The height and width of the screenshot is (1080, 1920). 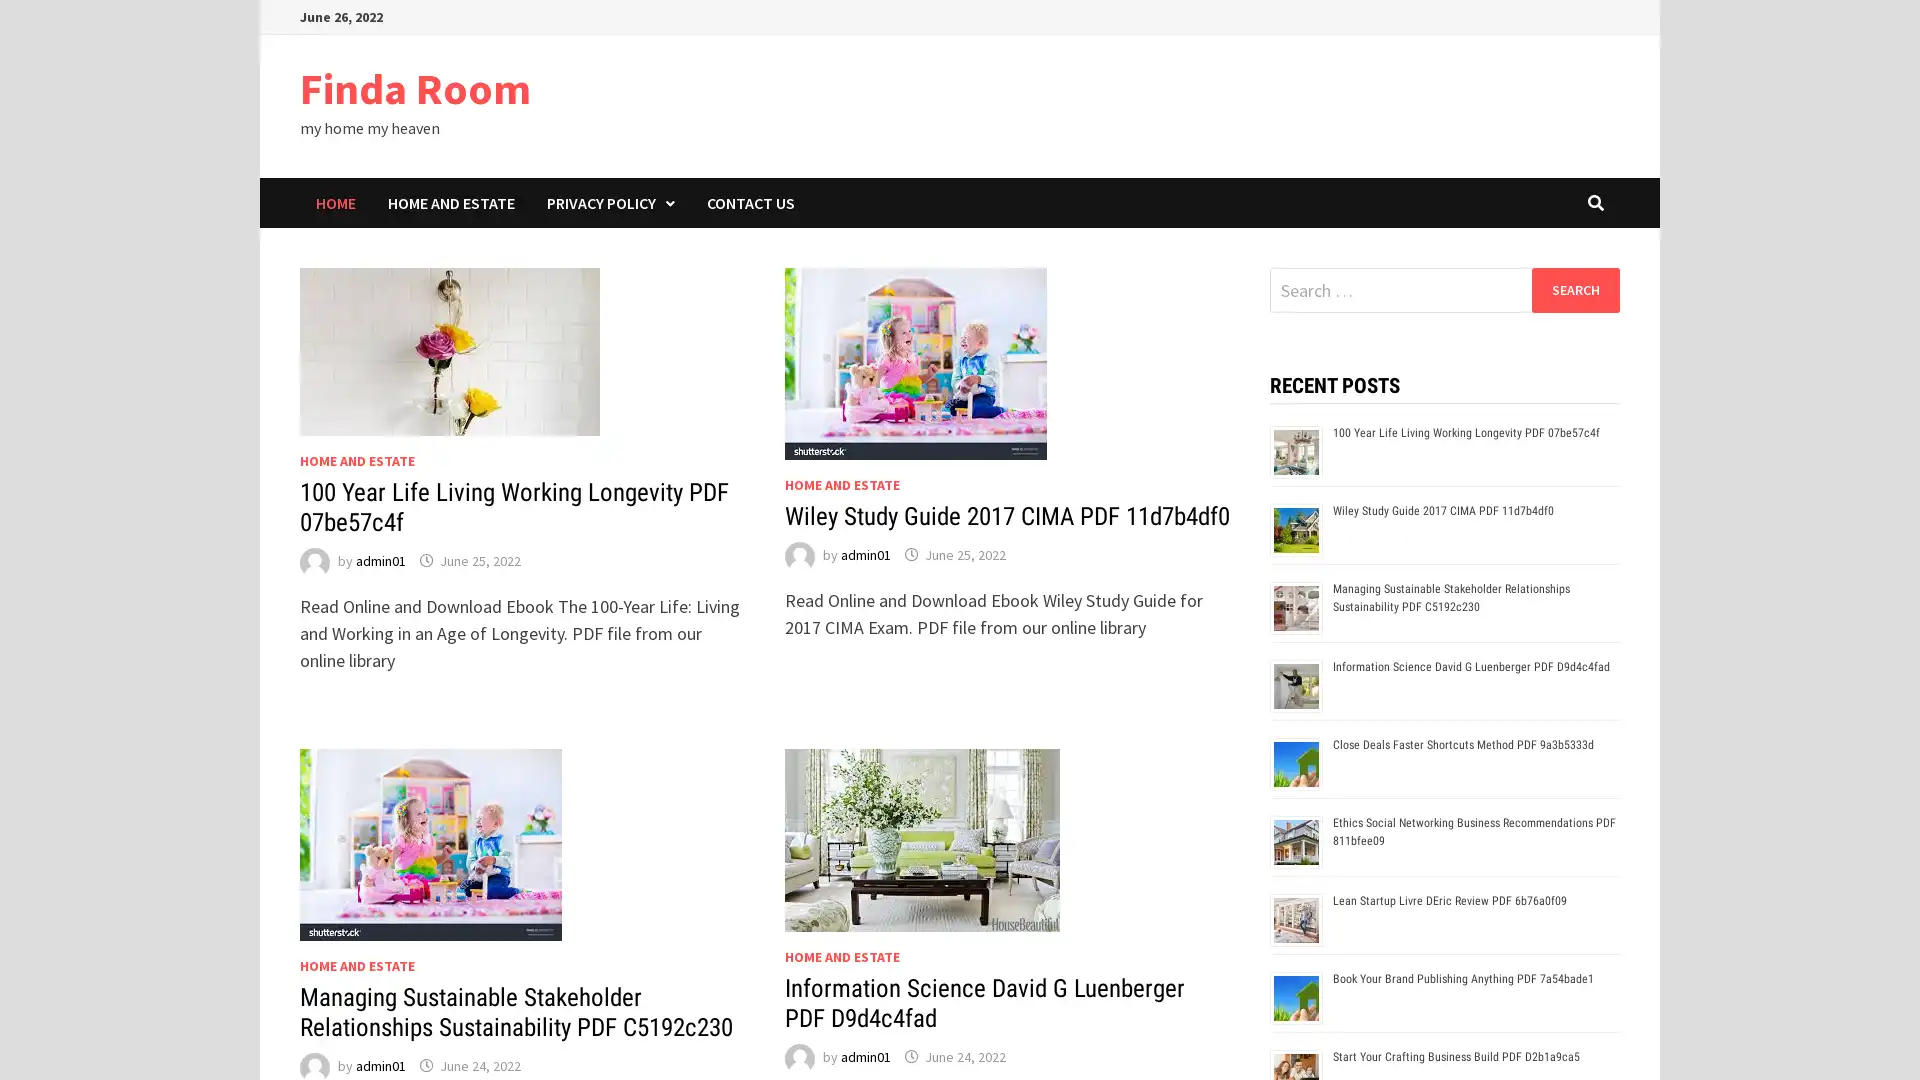 I want to click on Search, so click(x=1574, y=289).